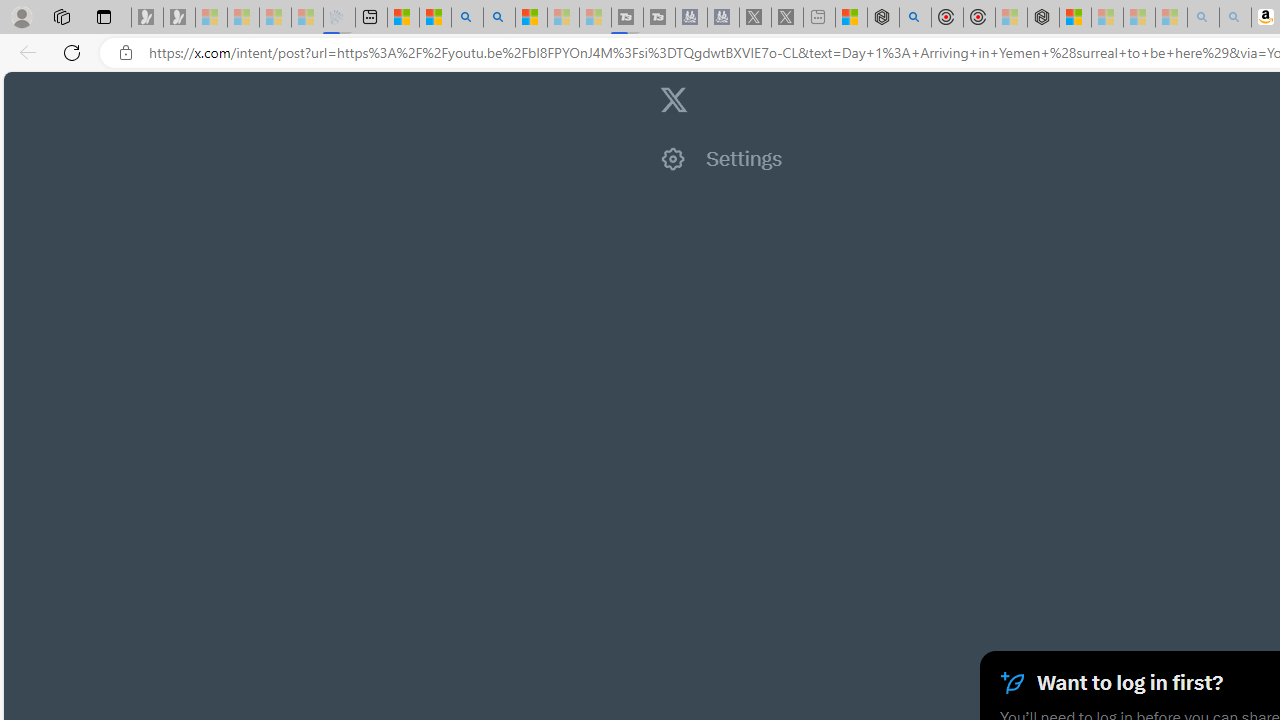 This screenshot has height=720, width=1280. I want to click on 'amazon - Search - Sleeping', so click(1202, 17).